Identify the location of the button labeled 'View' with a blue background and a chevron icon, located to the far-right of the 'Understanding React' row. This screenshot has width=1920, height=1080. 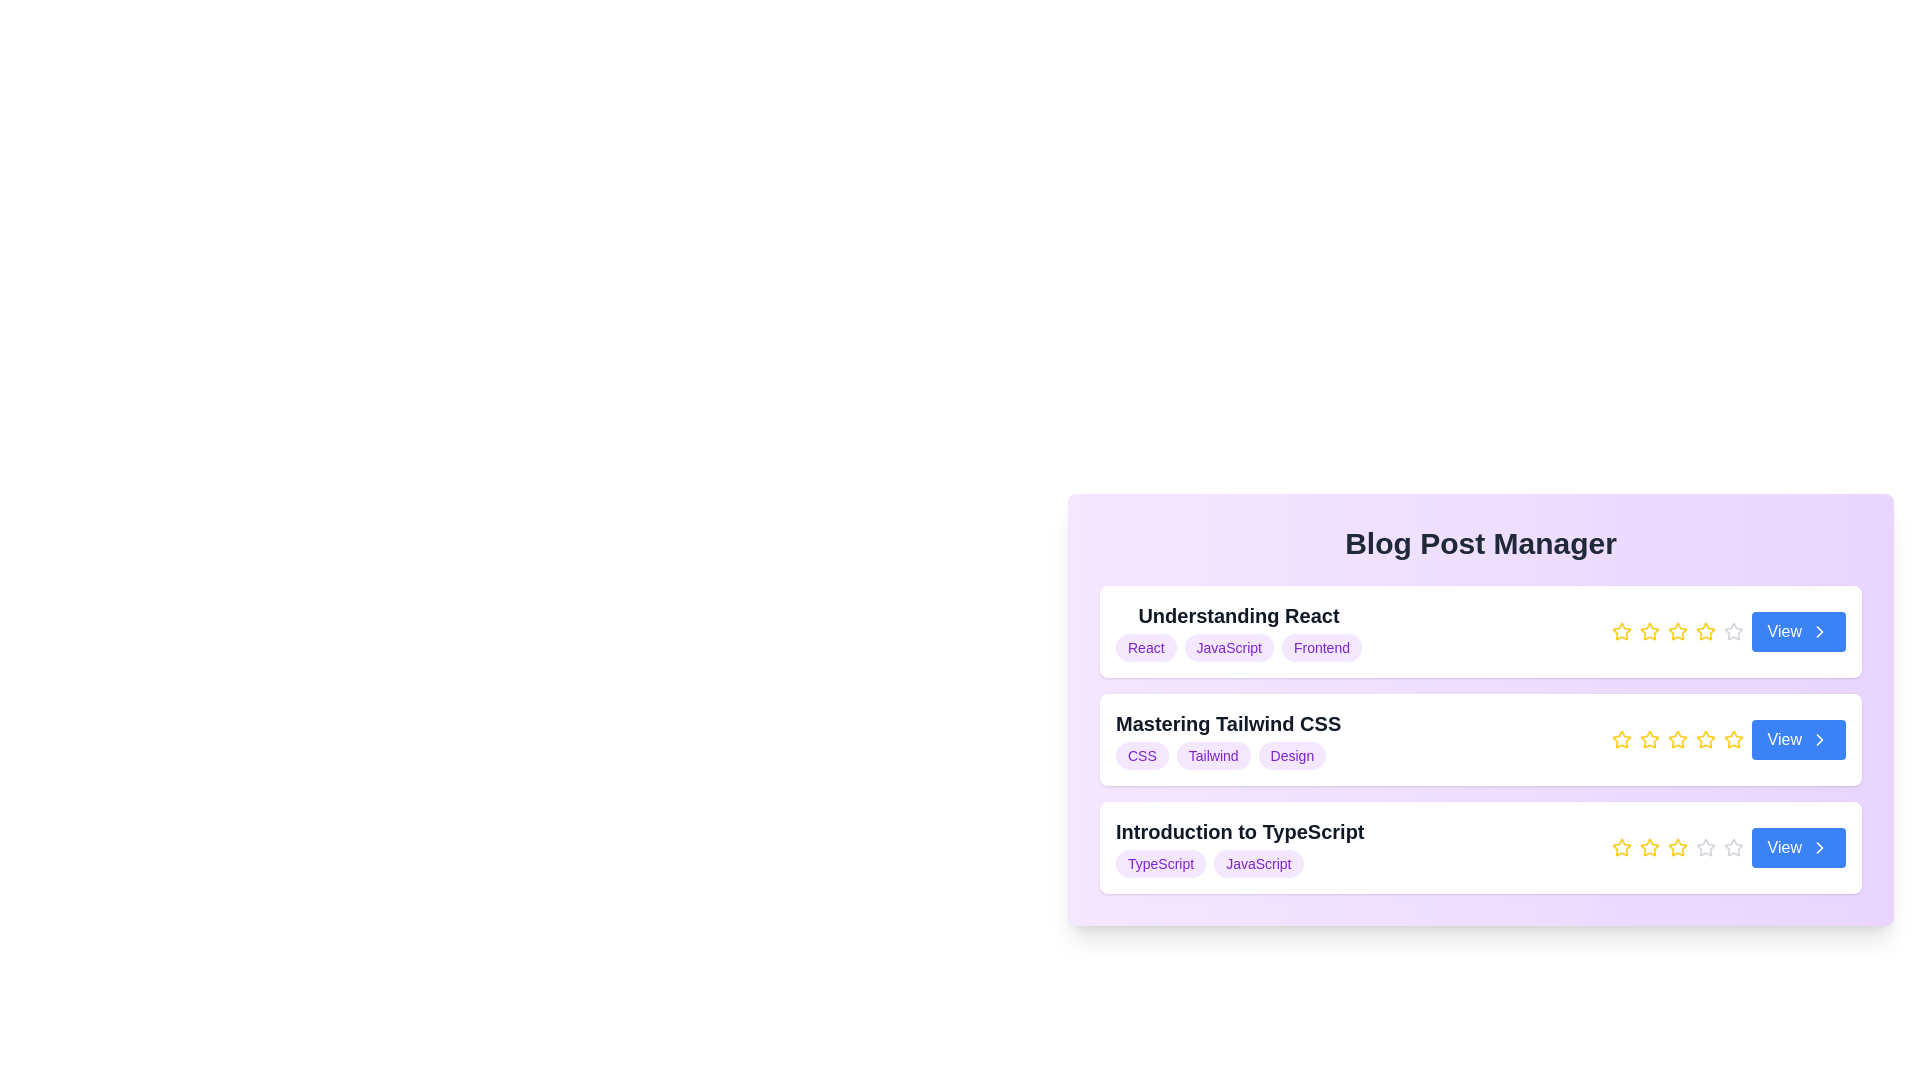
(1798, 632).